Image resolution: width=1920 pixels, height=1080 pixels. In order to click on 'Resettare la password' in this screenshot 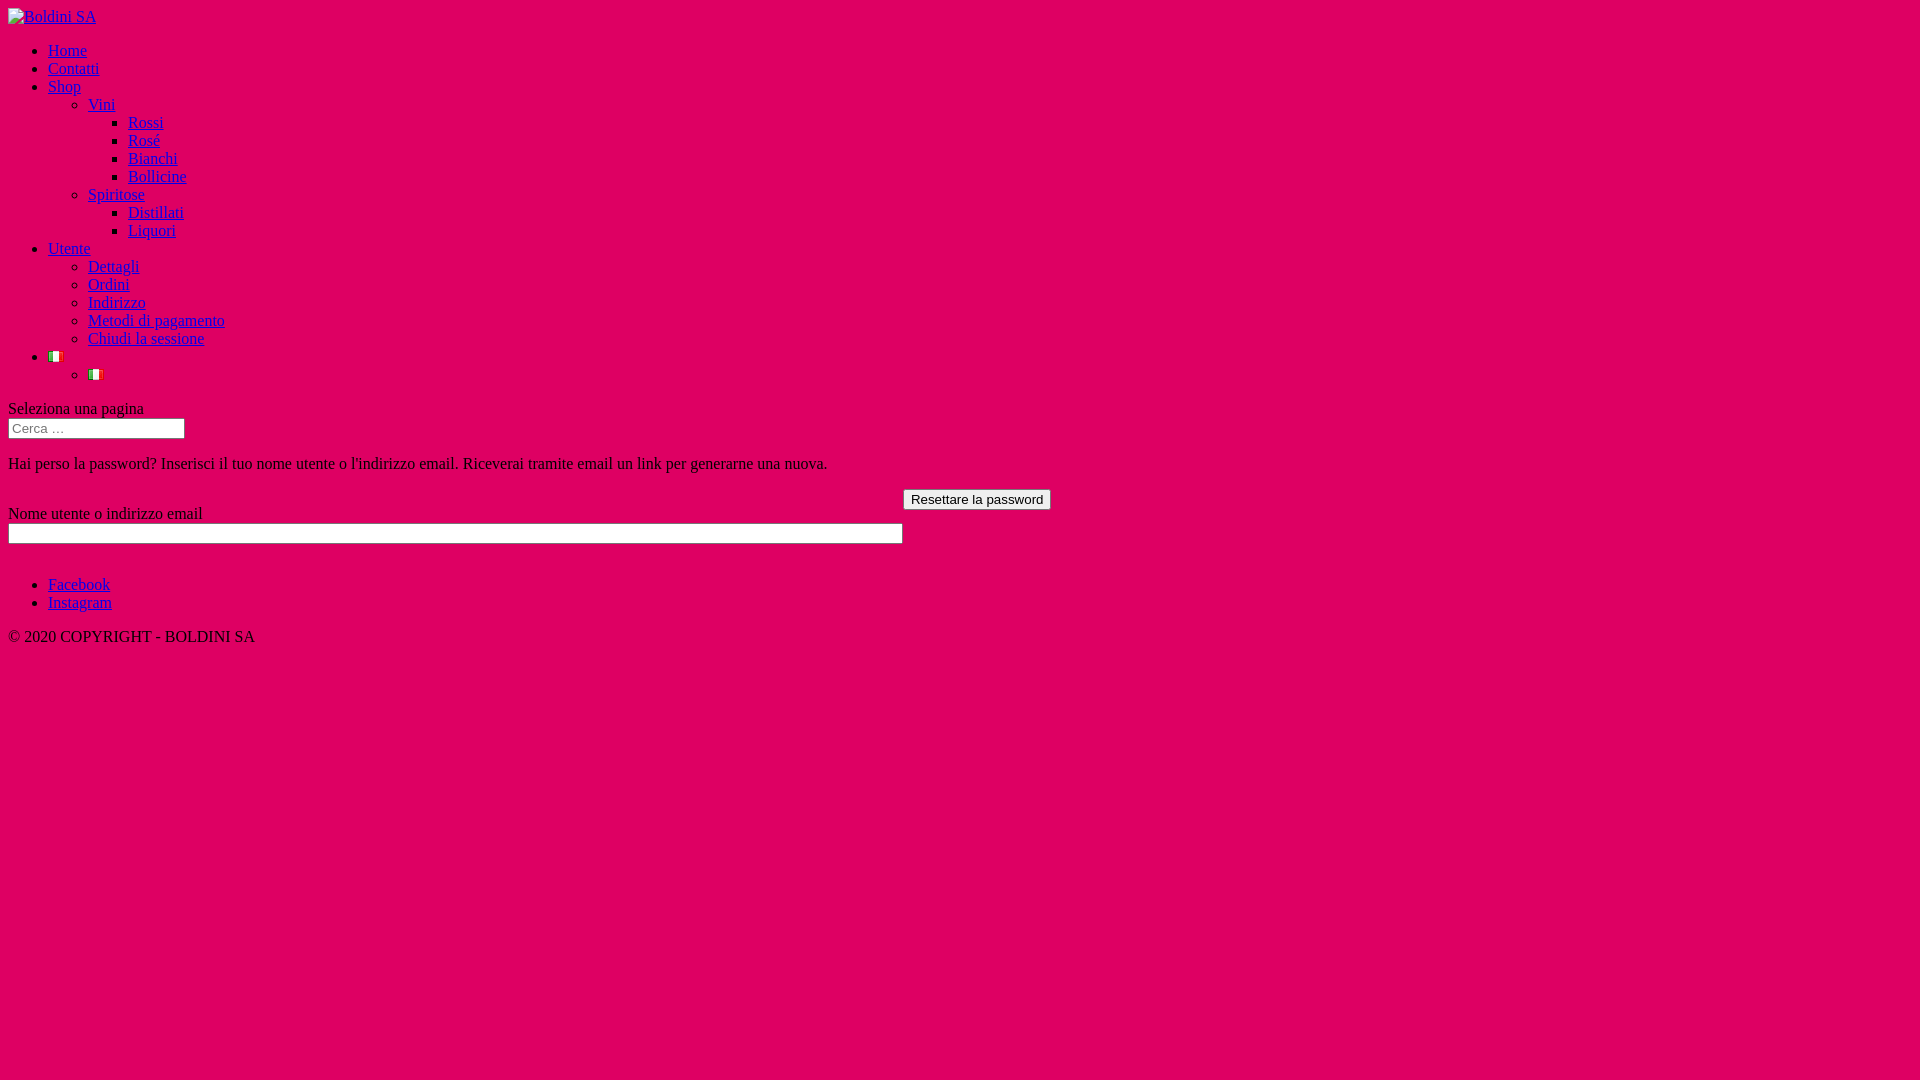, I will do `click(977, 498)`.